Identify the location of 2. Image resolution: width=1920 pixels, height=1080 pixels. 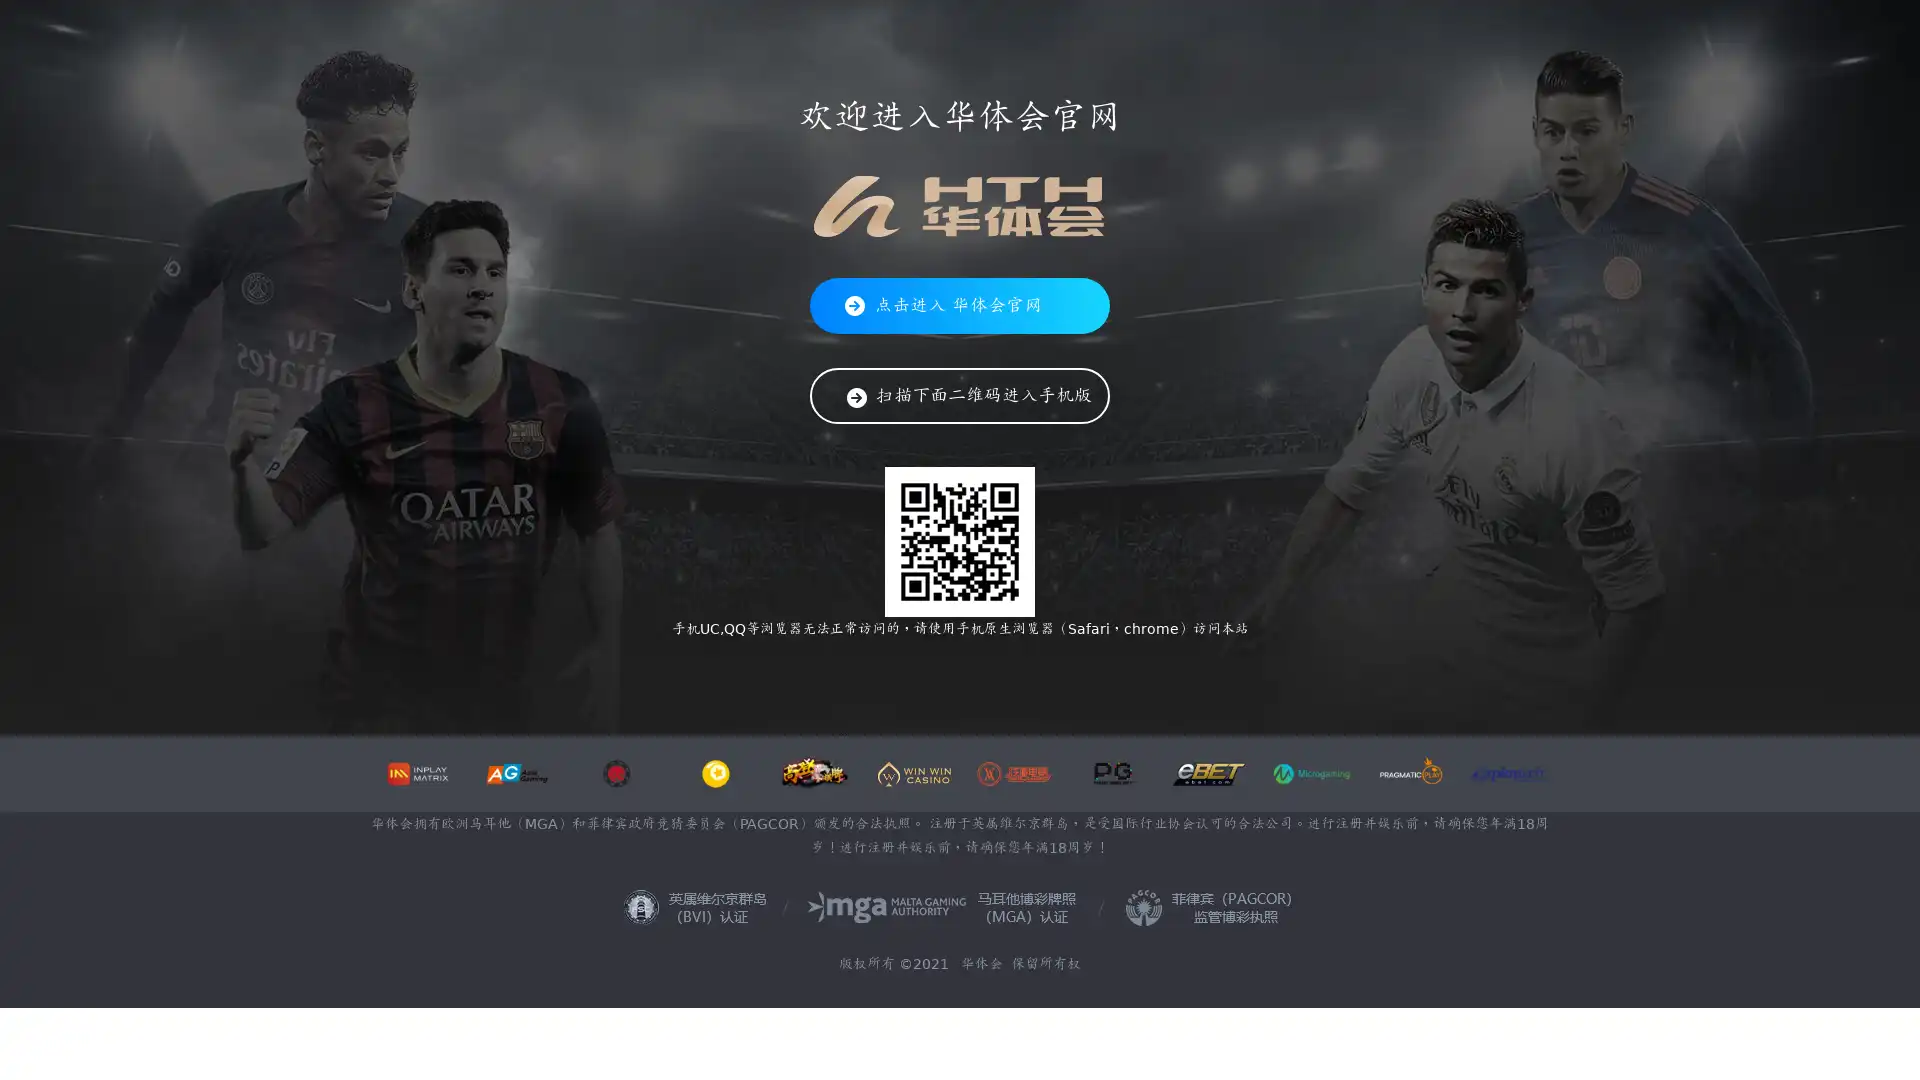
(765, 666).